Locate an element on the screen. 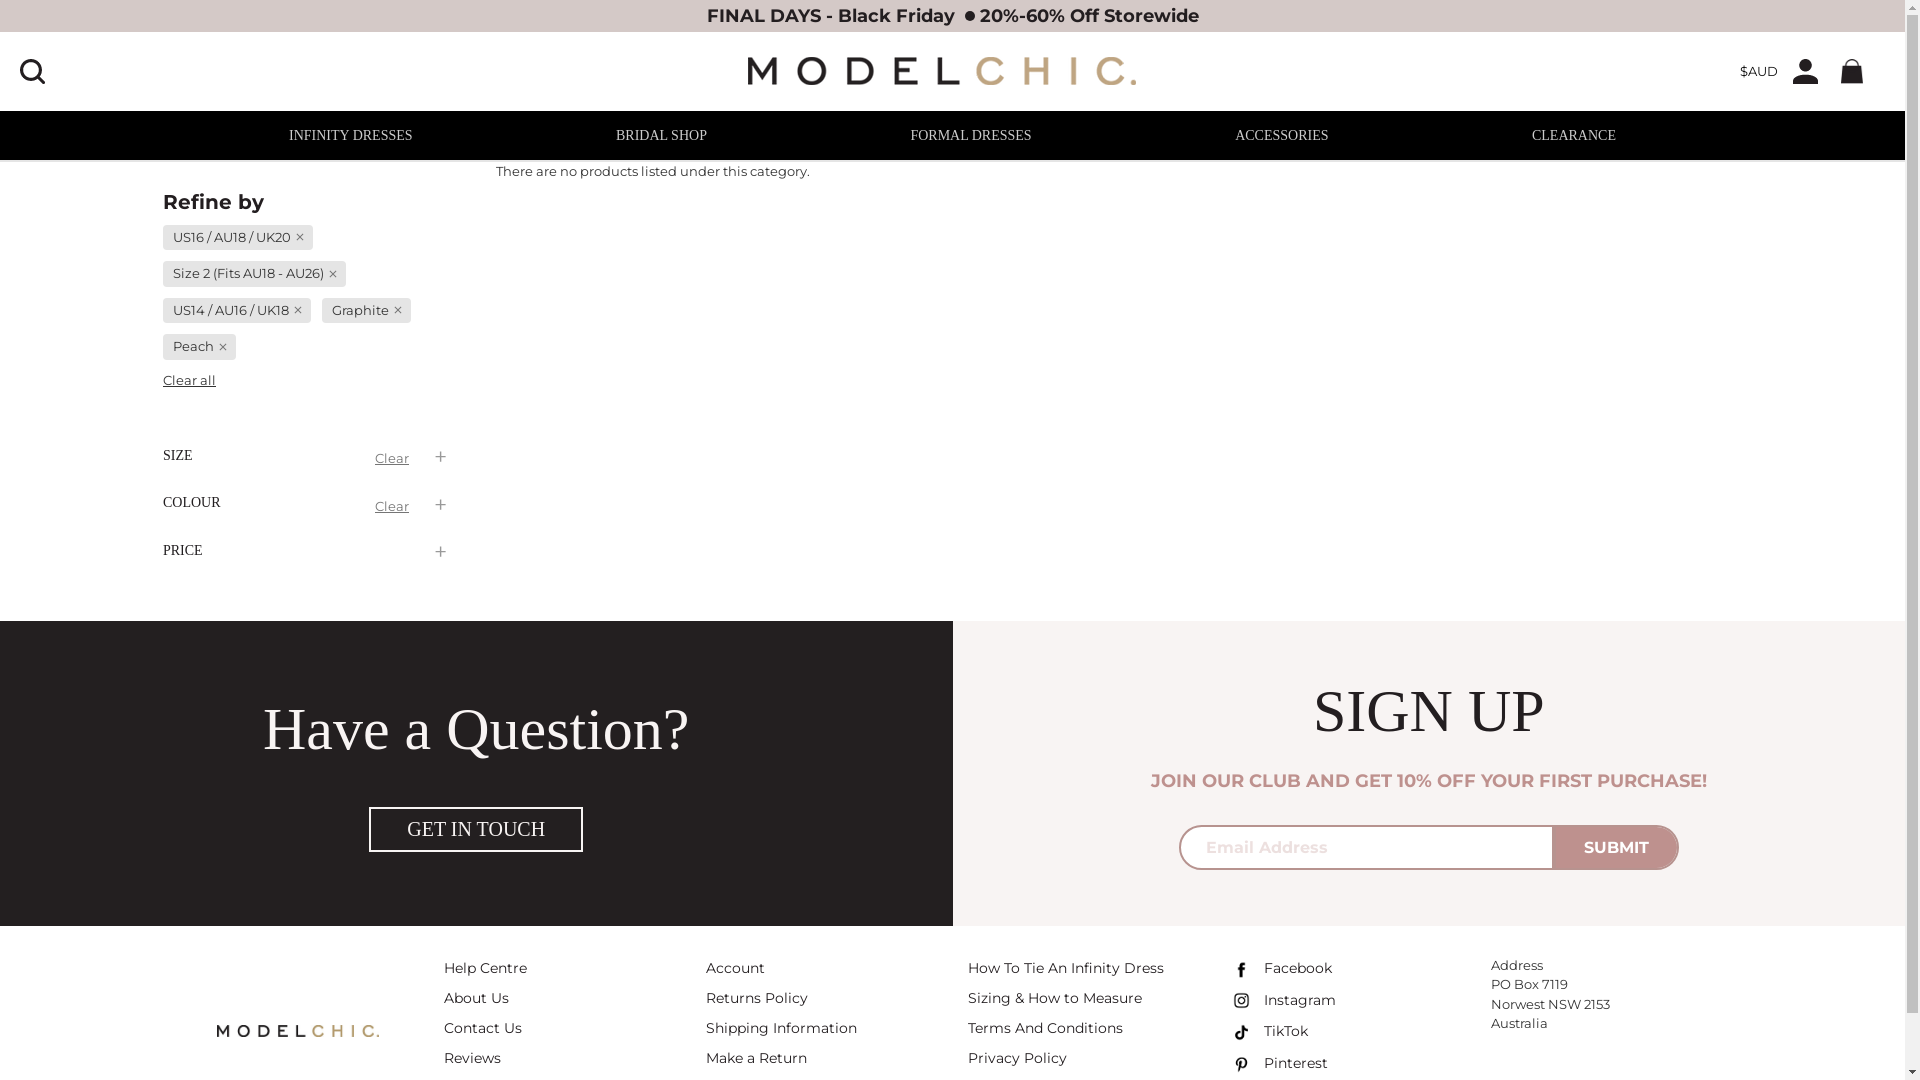  'Instagram' is located at coordinates (1282, 1003).